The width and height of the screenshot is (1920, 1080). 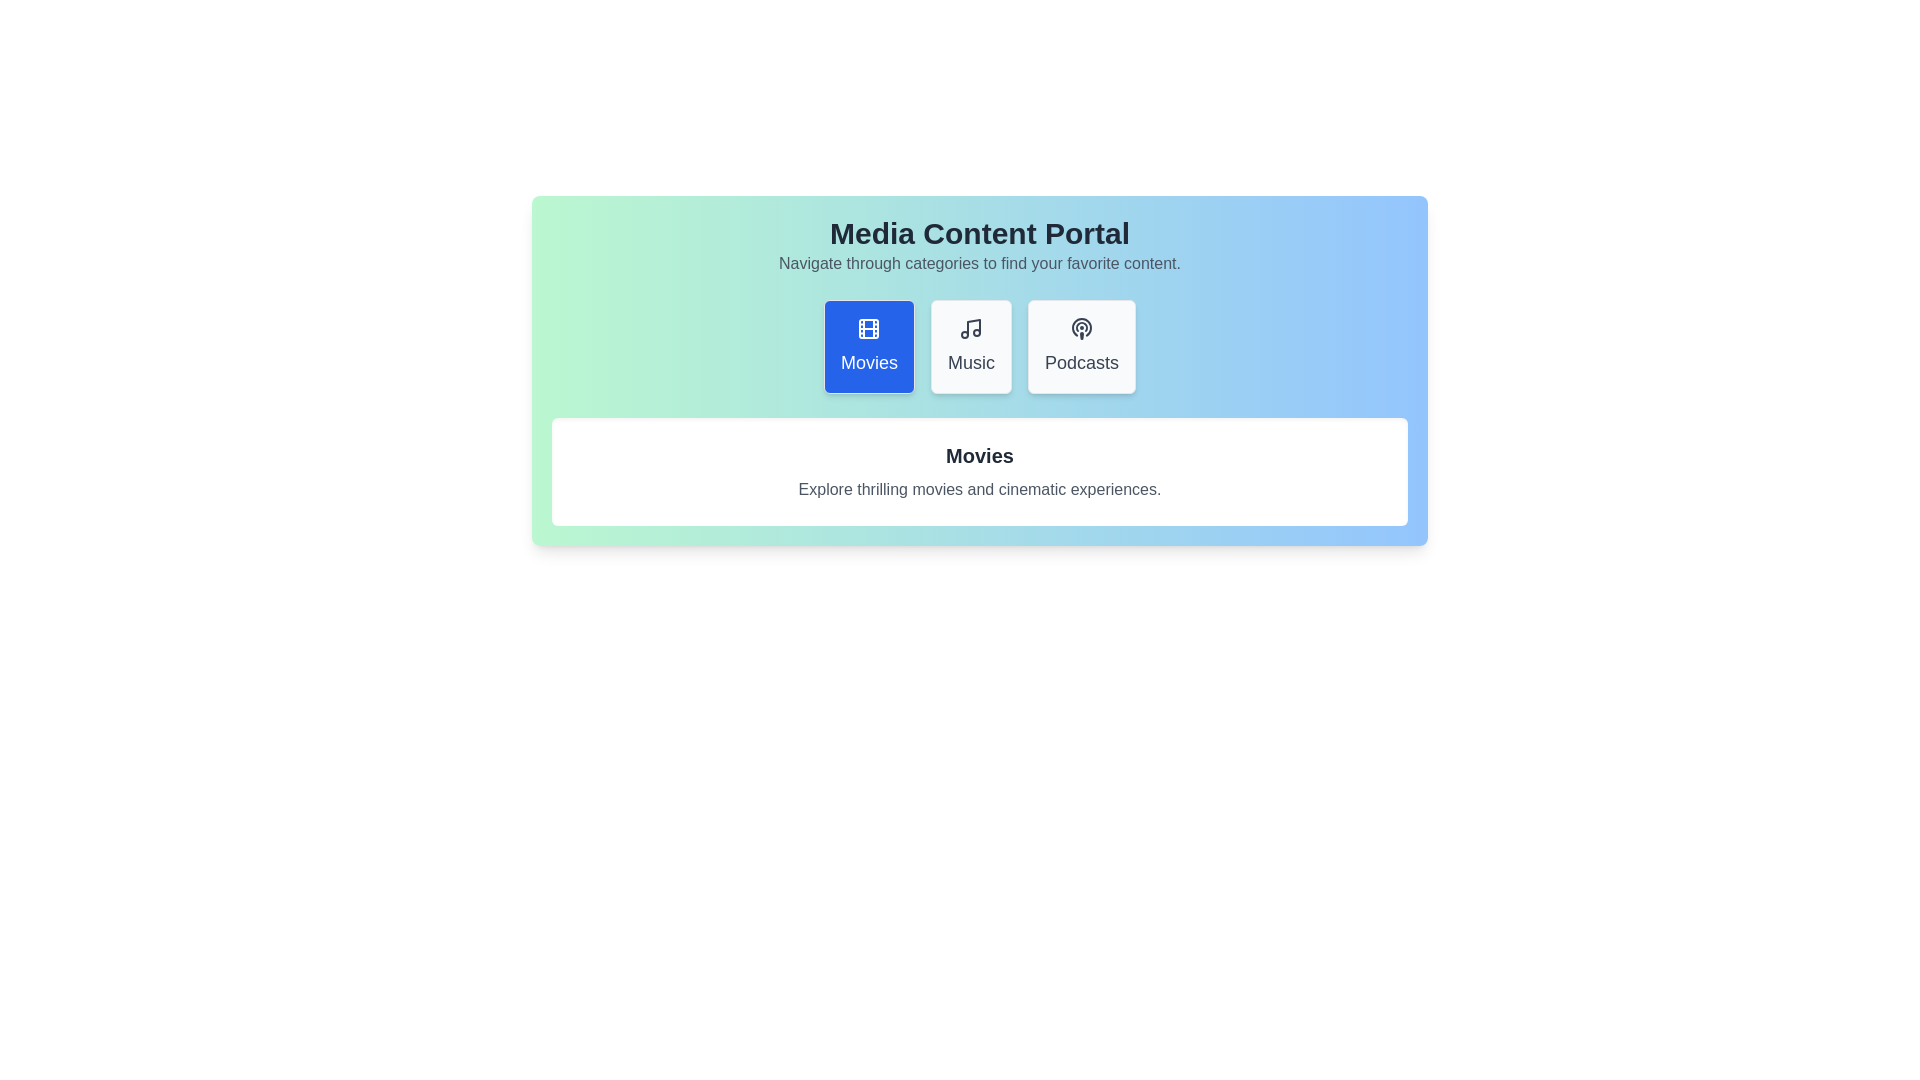 What do you see at coordinates (970, 346) in the screenshot?
I see `the button labeled Music` at bounding box center [970, 346].